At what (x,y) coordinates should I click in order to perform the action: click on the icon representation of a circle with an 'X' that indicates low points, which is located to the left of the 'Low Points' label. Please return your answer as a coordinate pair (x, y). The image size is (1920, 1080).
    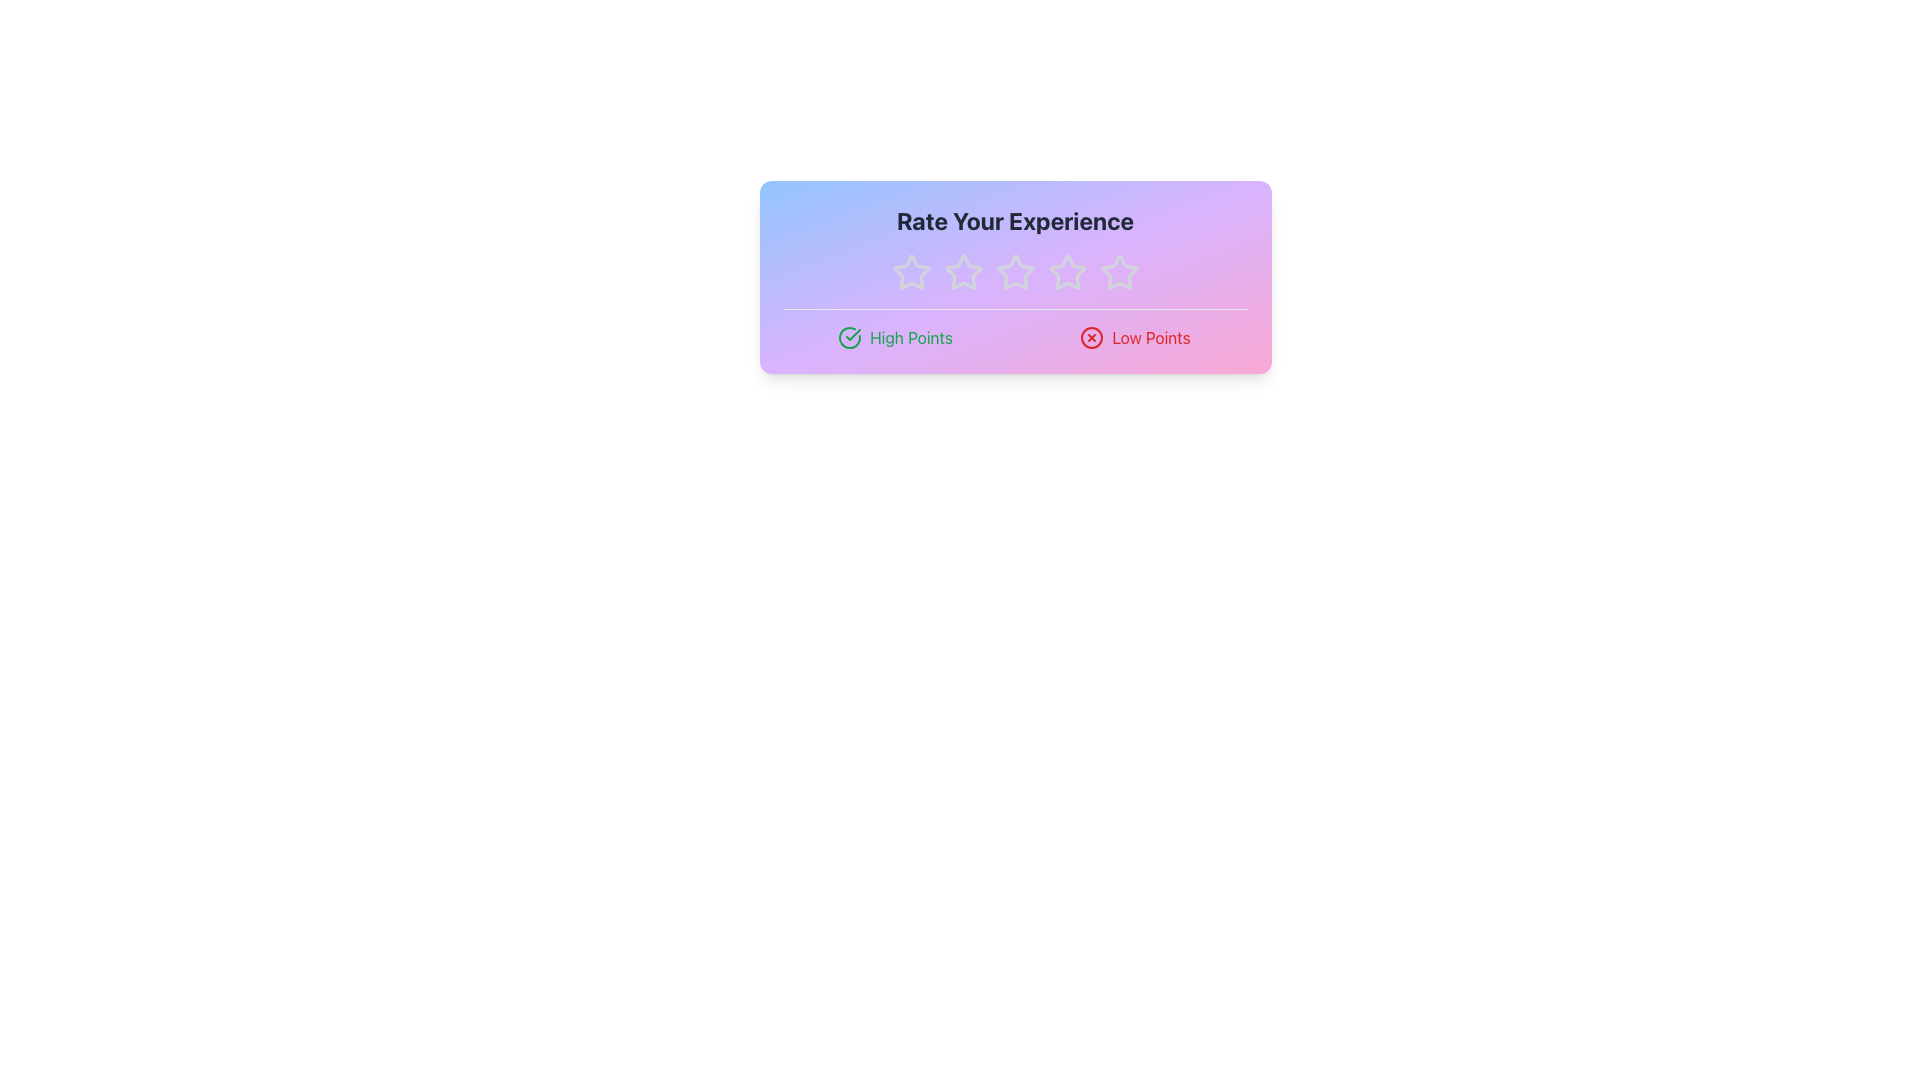
    Looking at the image, I should click on (1091, 337).